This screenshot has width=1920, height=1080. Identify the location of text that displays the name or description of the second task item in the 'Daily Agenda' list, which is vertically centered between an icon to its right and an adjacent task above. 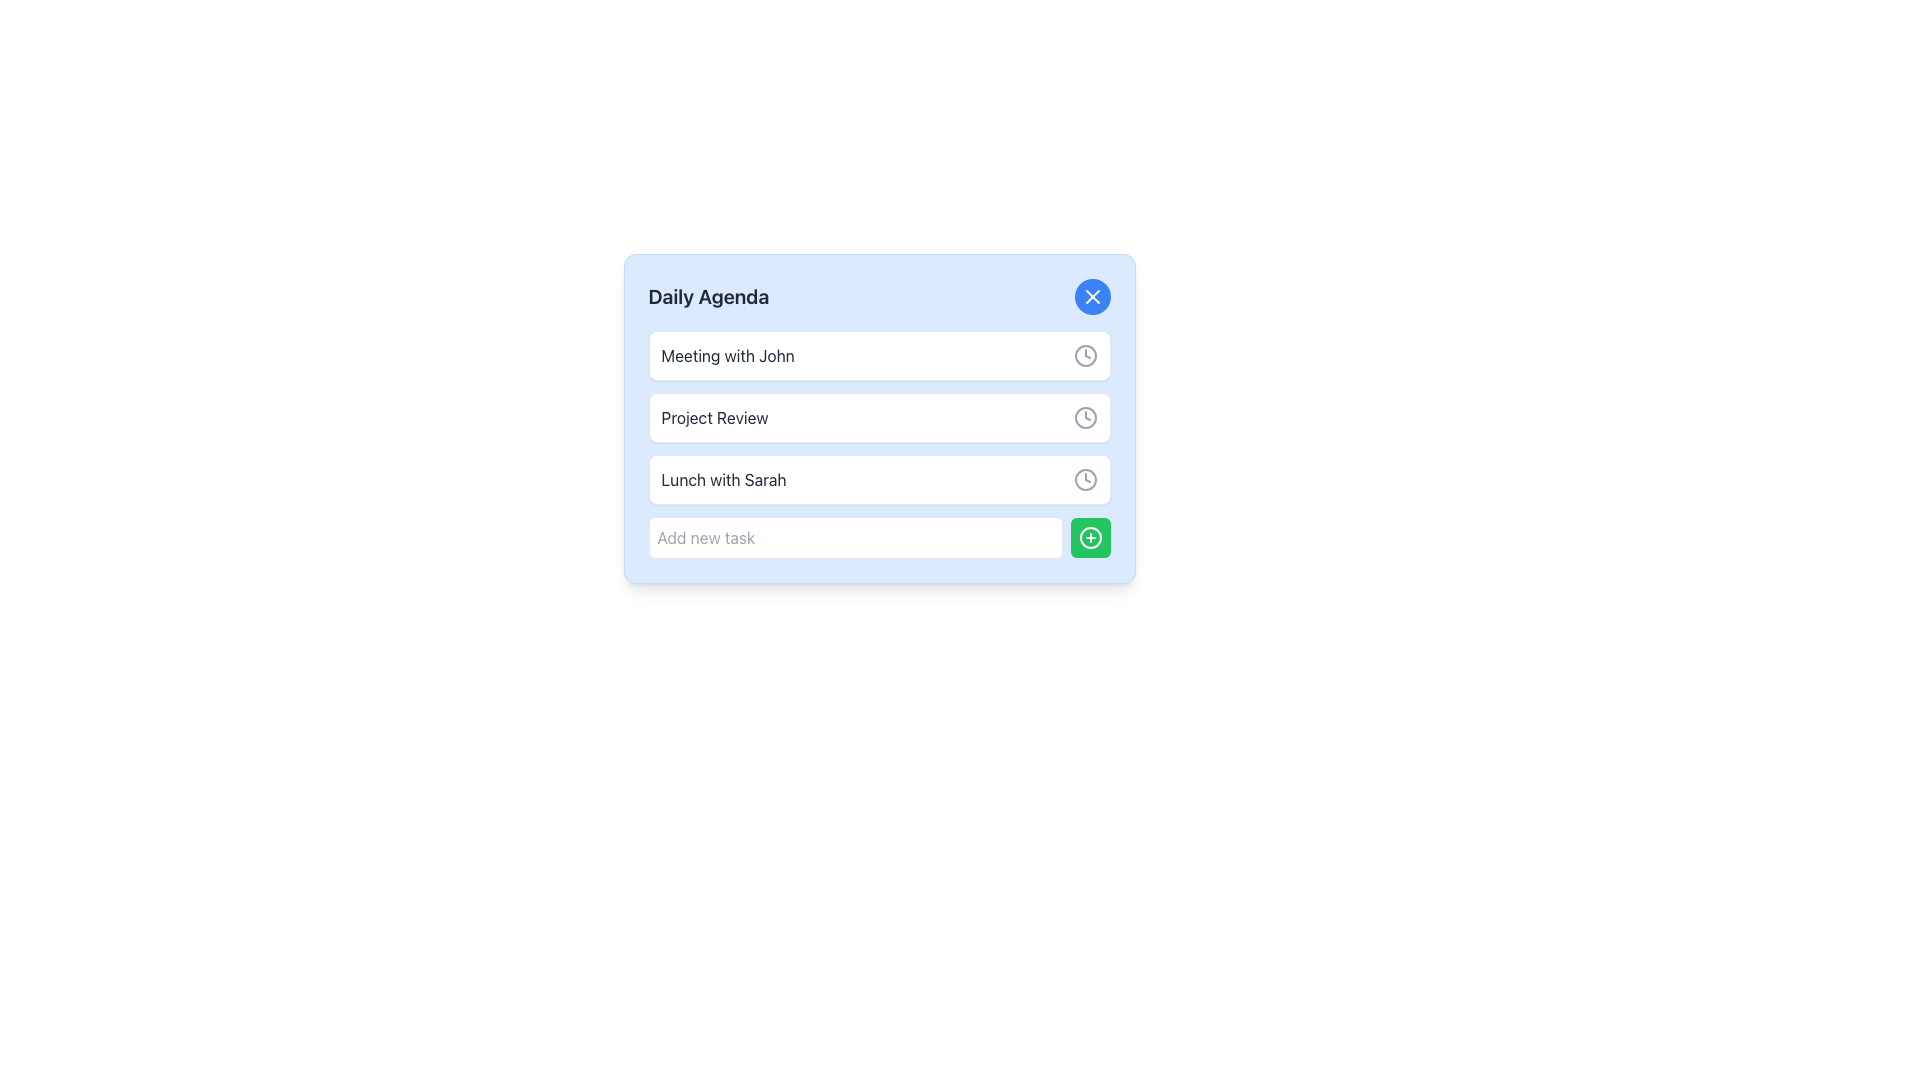
(715, 416).